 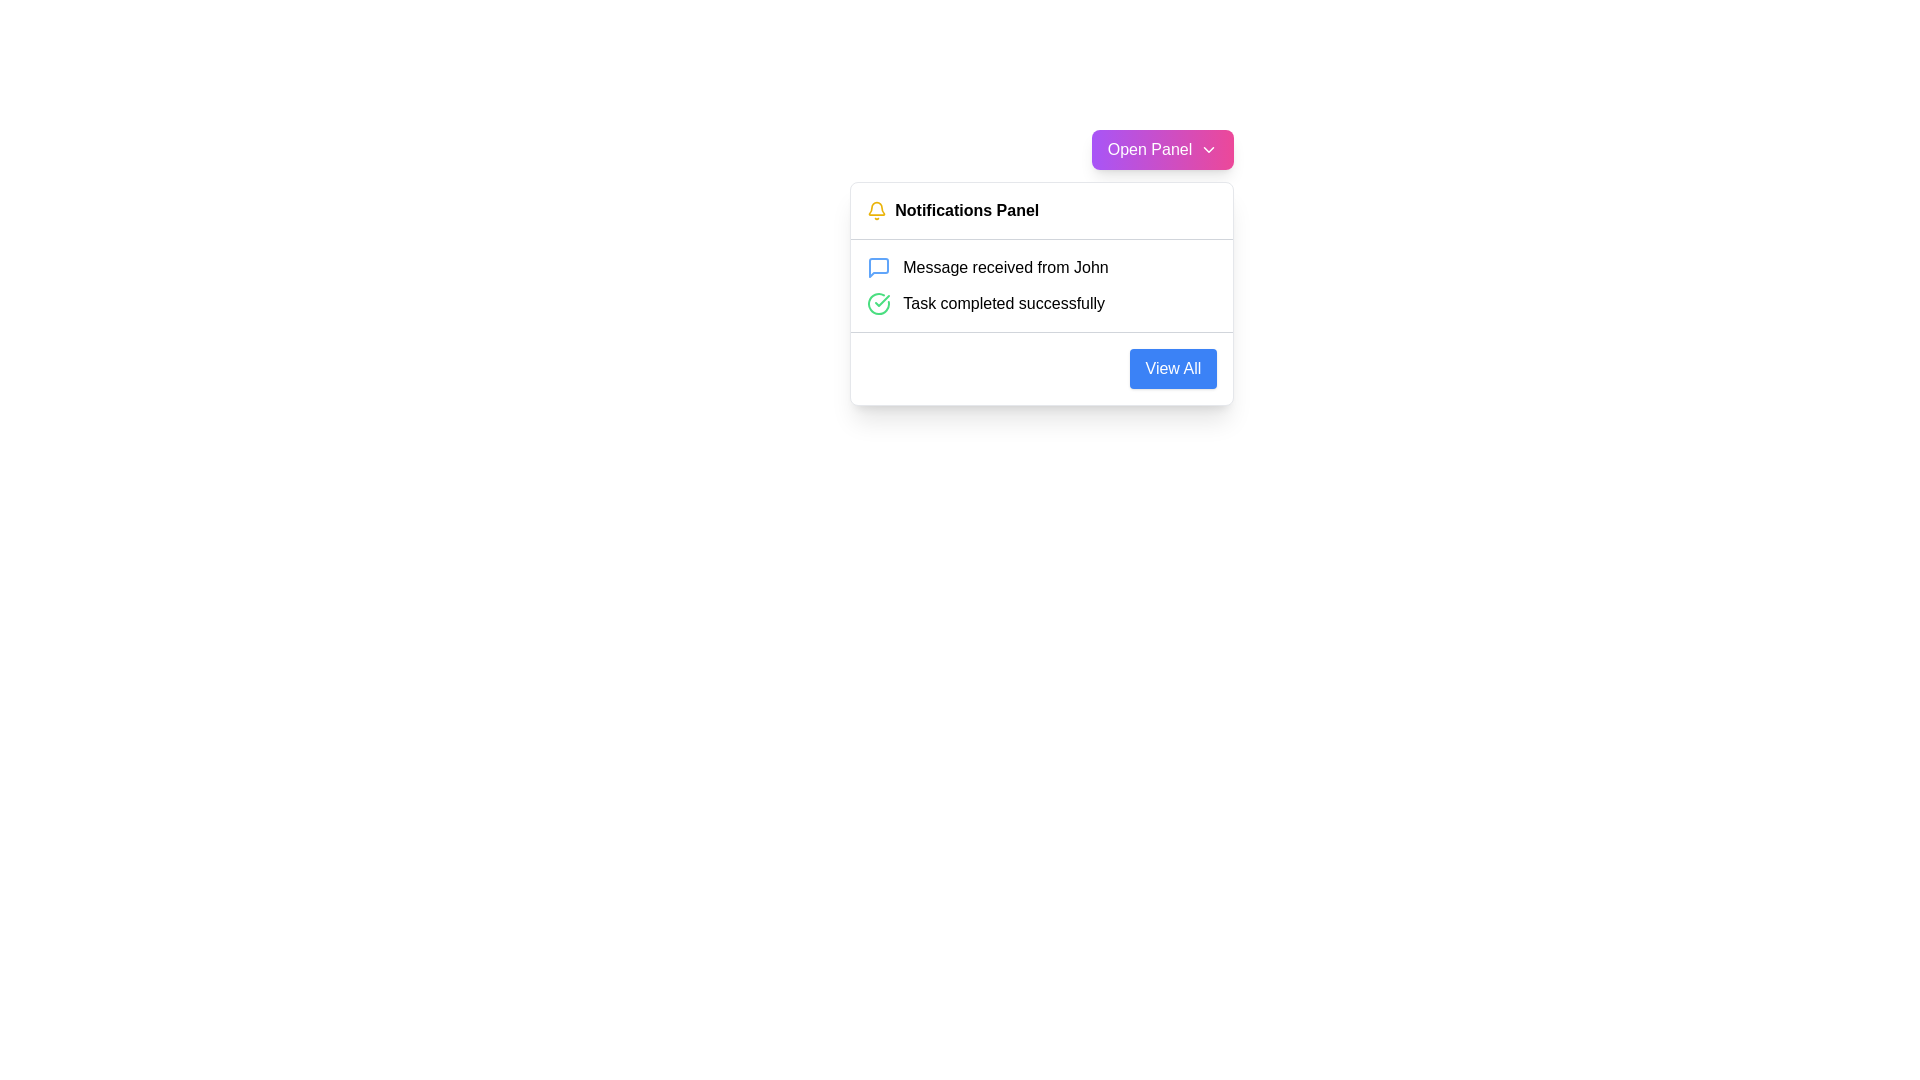 What do you see at coordinates (1041, 293) in the screenshot?
I see `the notification items in the dropdown panel` at bounding box center [1041, 293].